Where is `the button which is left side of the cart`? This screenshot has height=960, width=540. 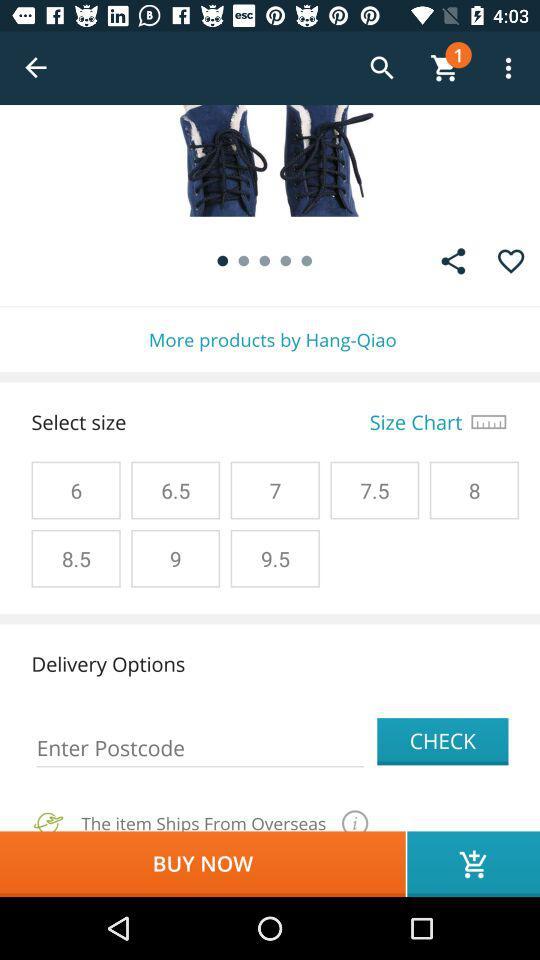 the button which is left side of the cart is located at coordinates (382, 68).